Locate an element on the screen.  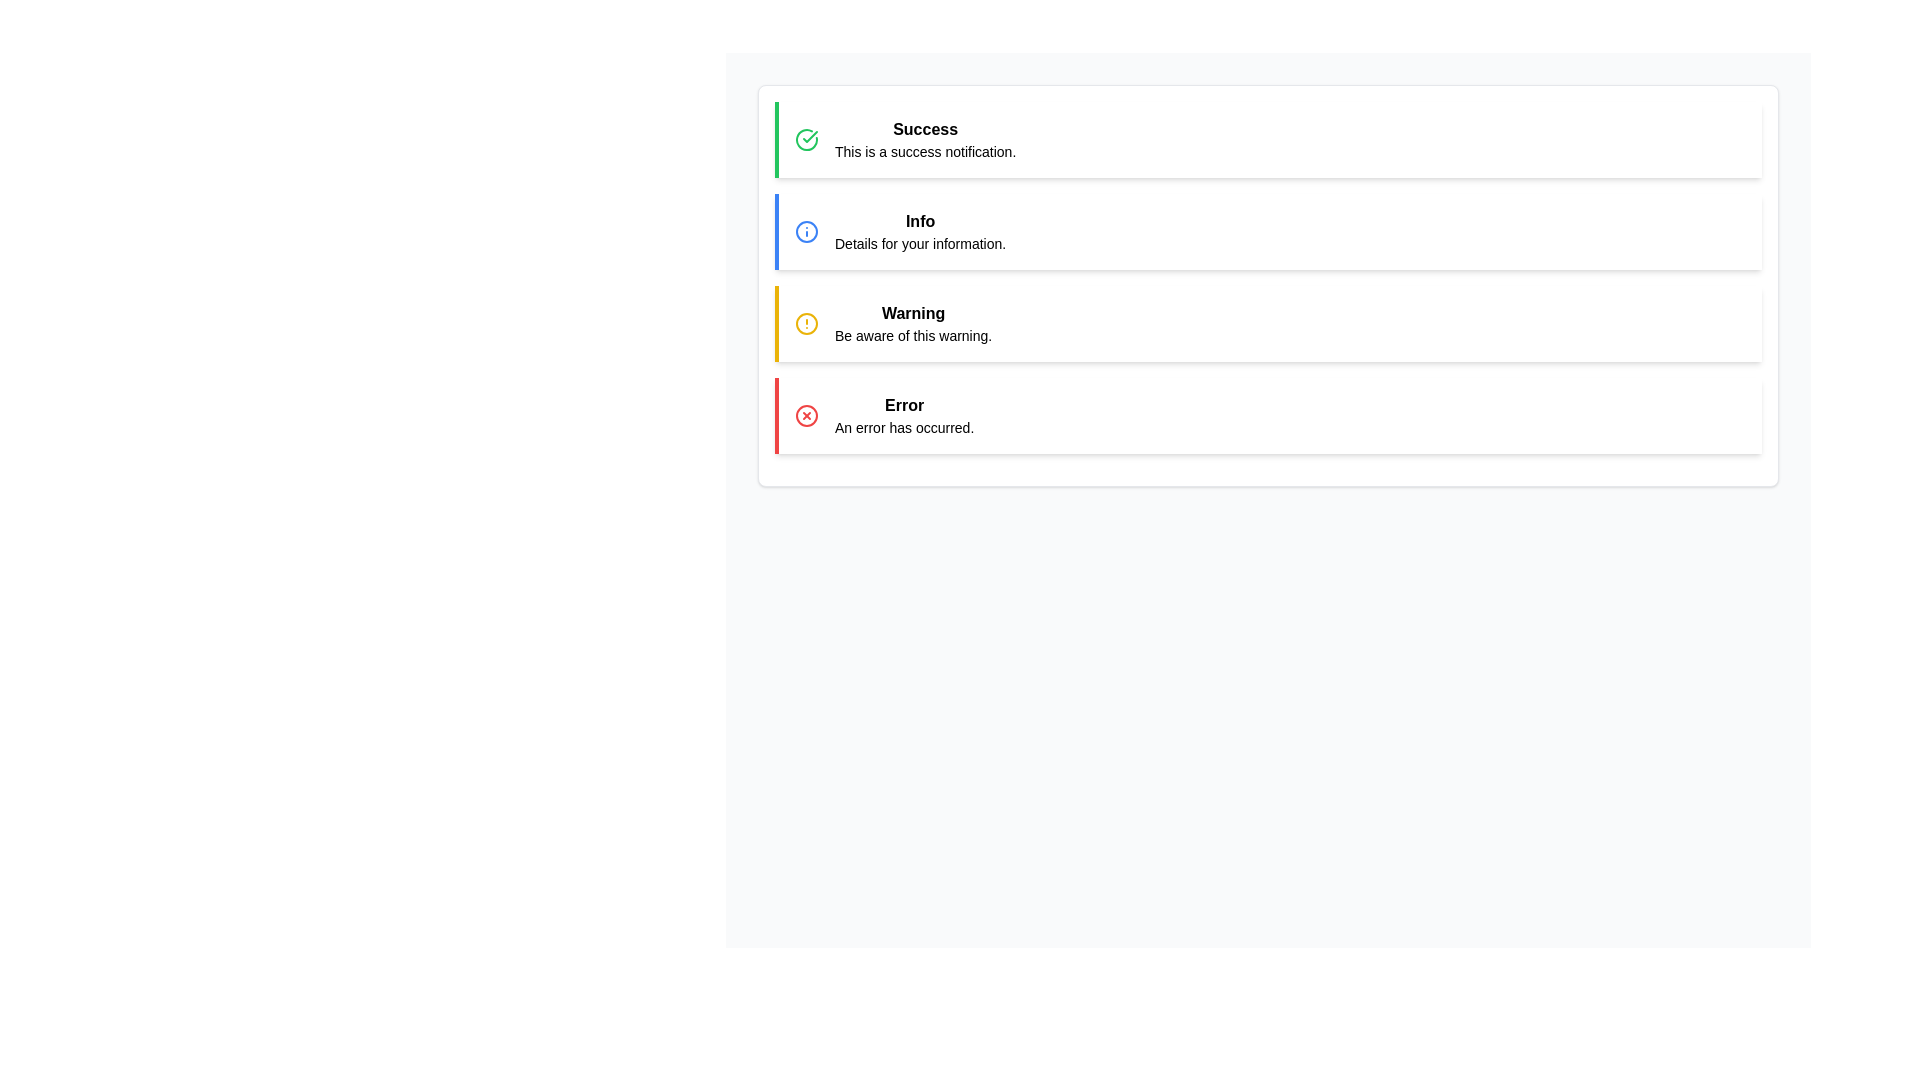
the text label displaying 'Details for your information.' which is located under the bold 'Info' header in the notification card is located at coordinates (919, 242).